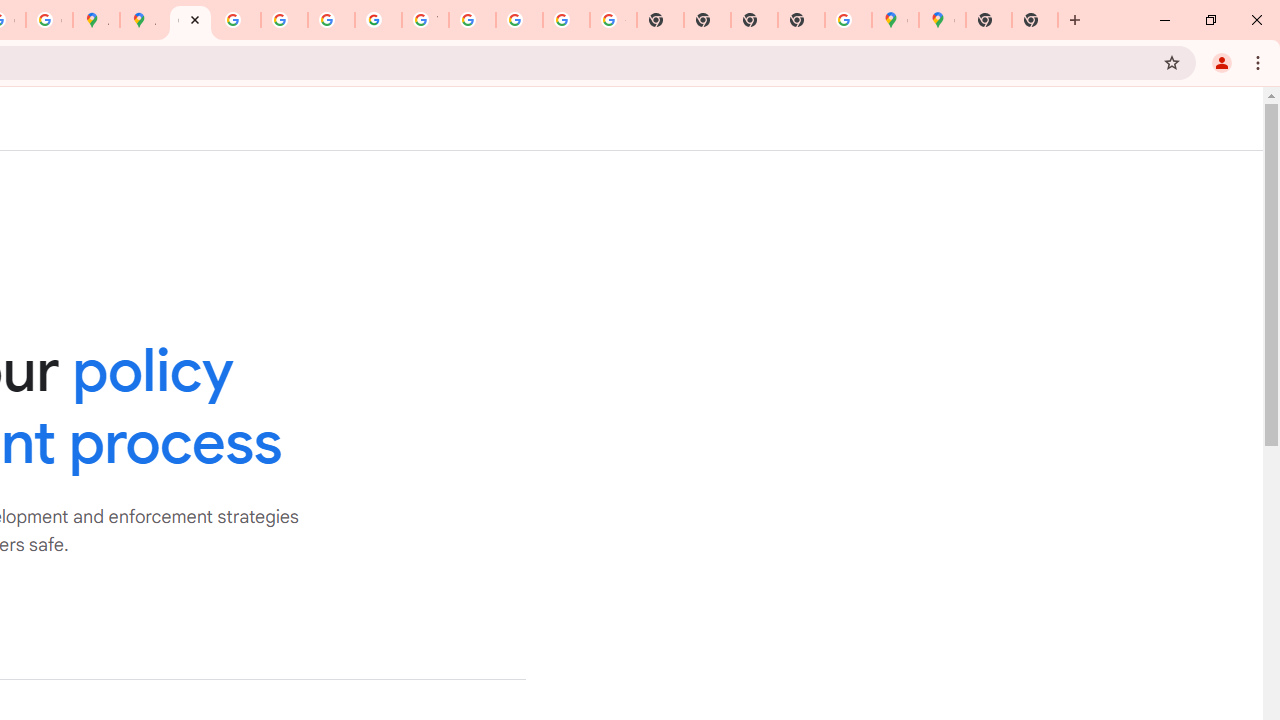 This screenshot has height=720, width=1280. What do you see at coordinates (848, 20) in the screenshot?
I see `'Use Google Maps in Space - Google Maps Help'` at bounding box center [848, 20].